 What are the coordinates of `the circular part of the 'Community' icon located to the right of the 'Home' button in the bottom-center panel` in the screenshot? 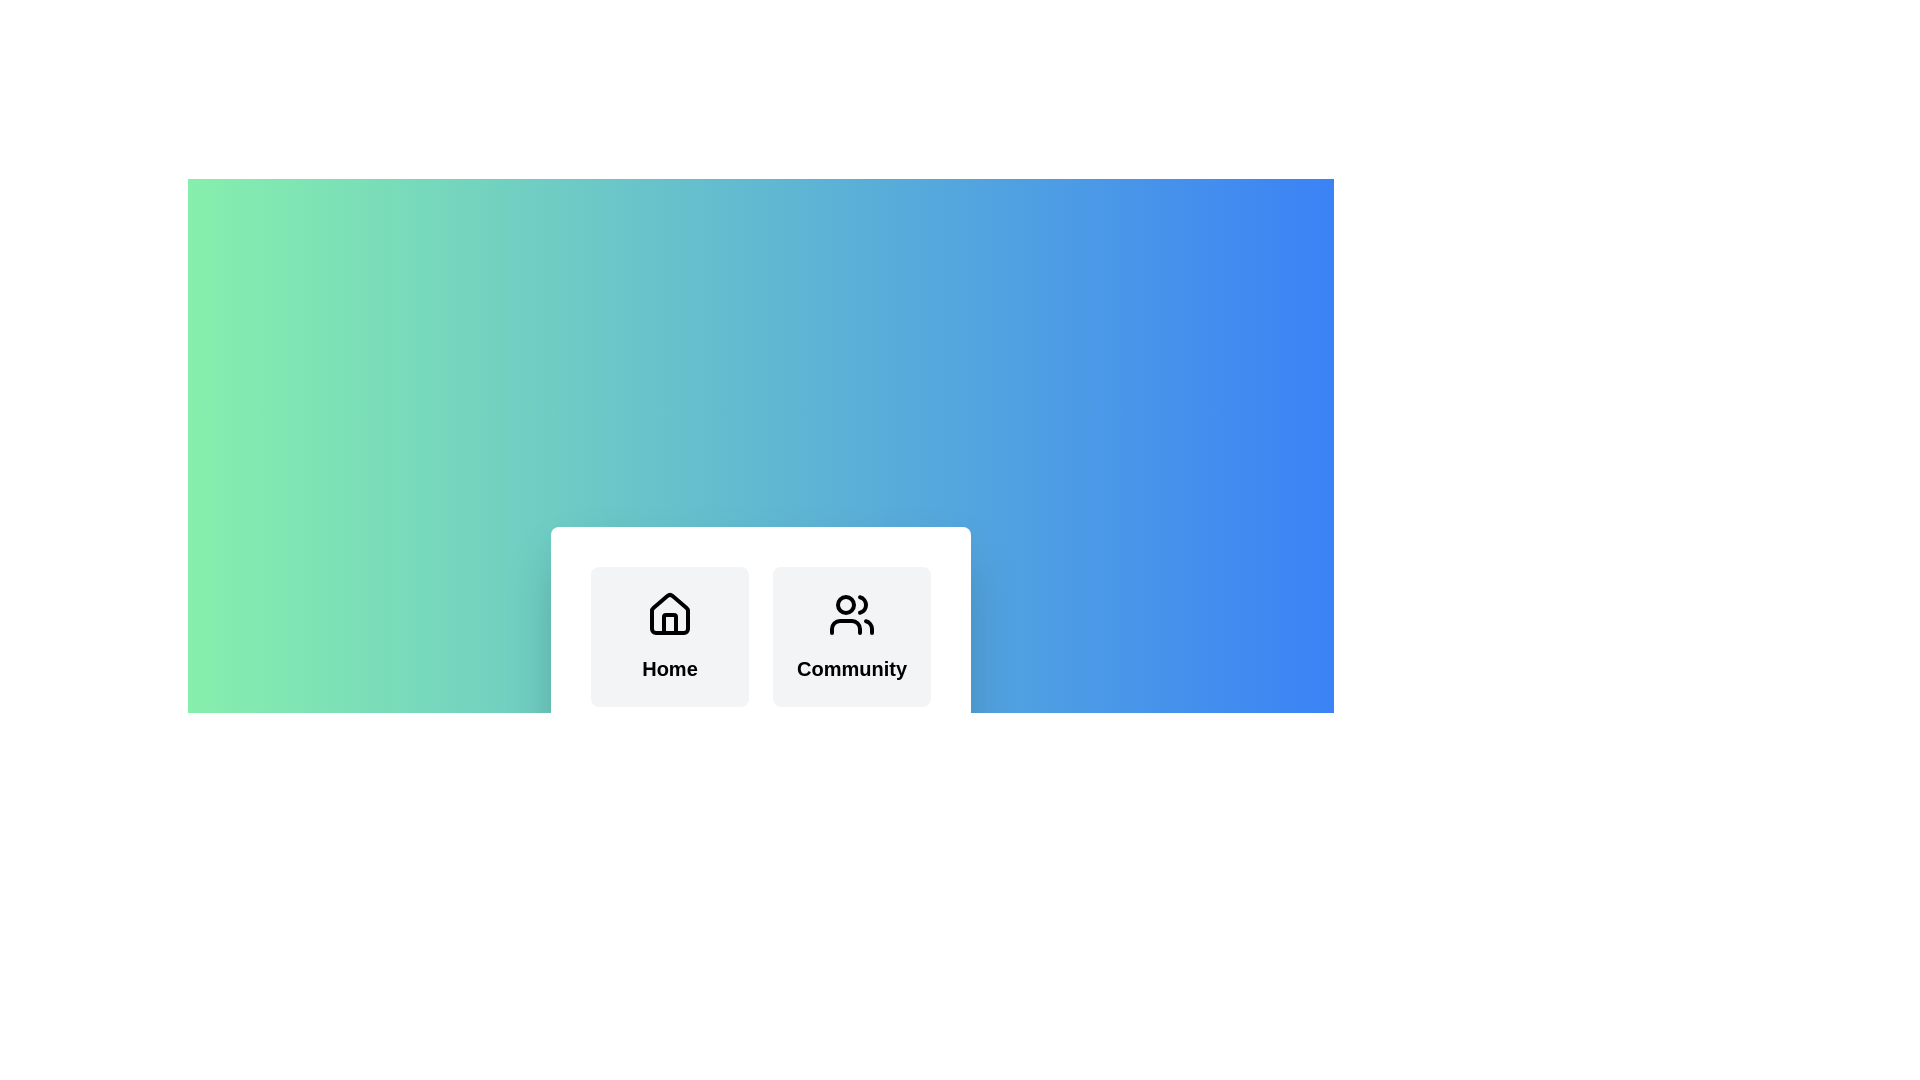 It's located at (845, 604).